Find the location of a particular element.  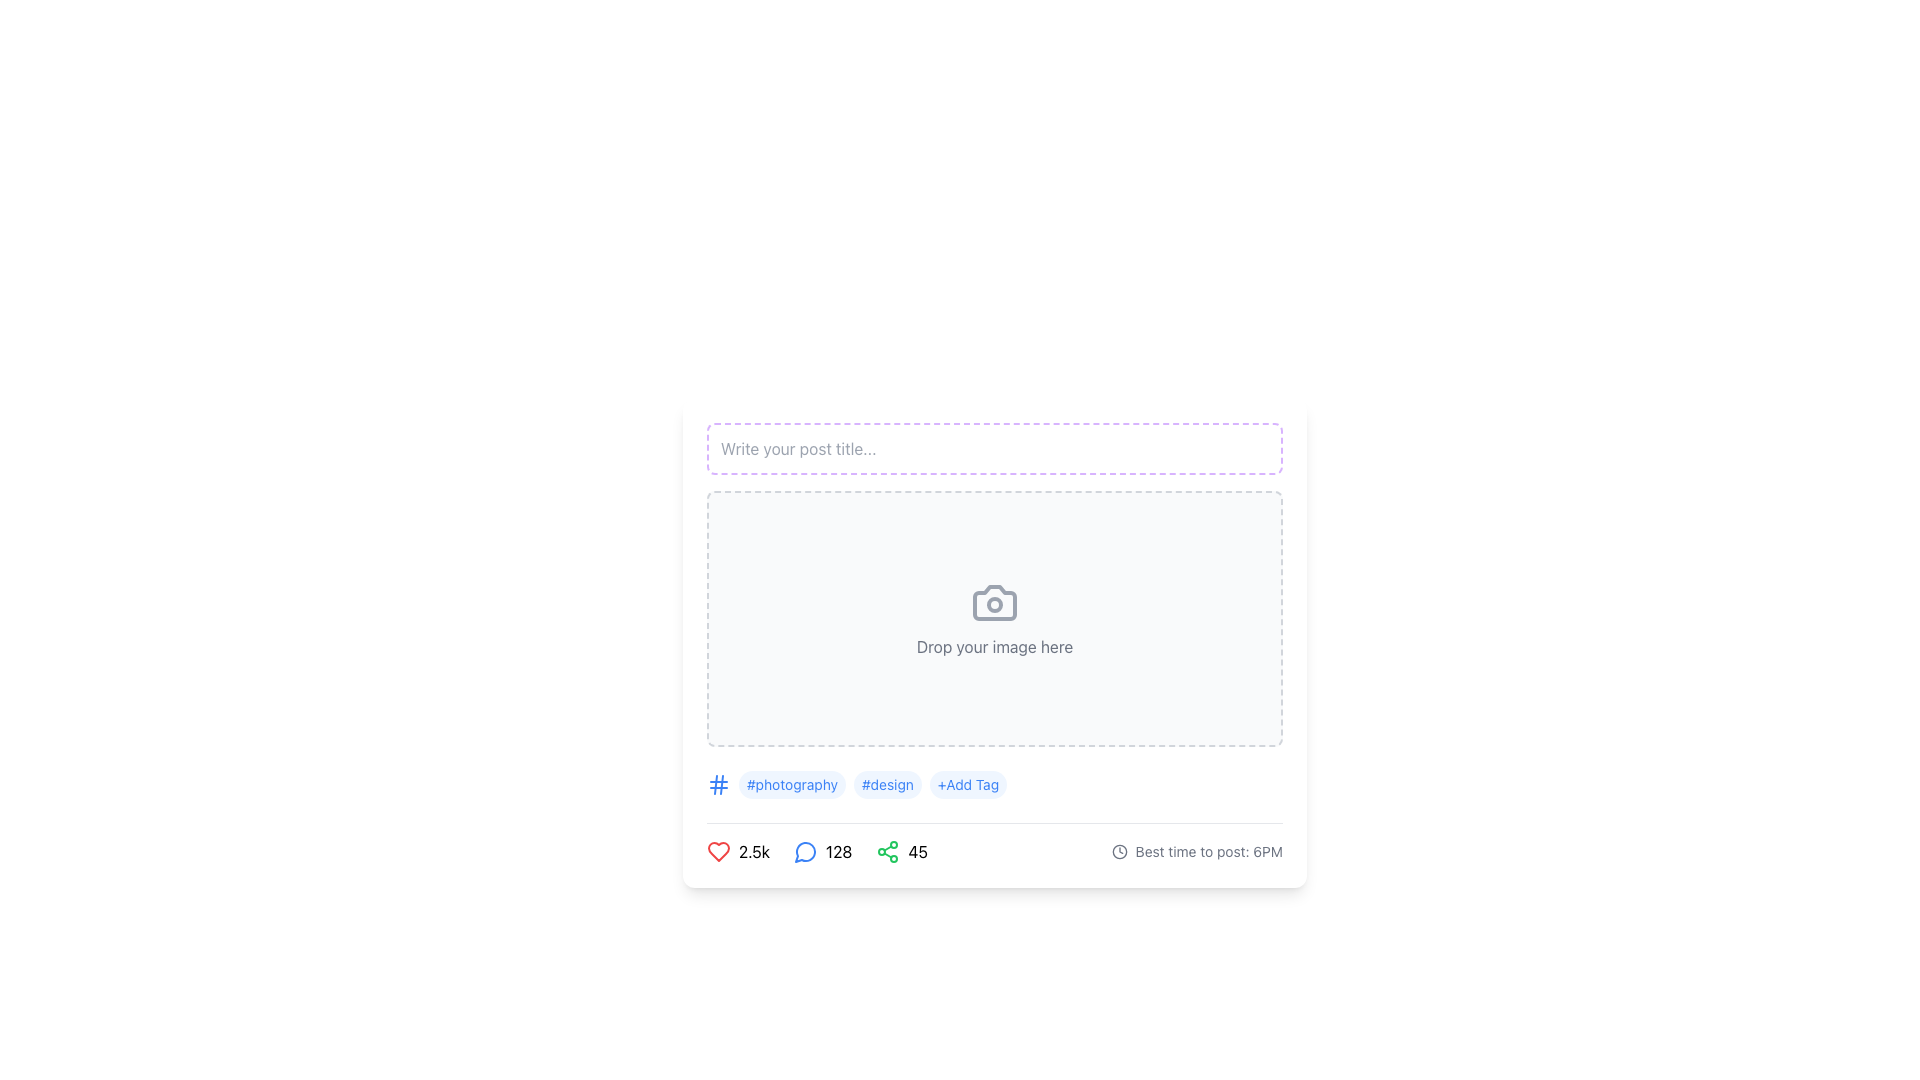

the decorative circle element of the clock icon located in the bottom-right section of the interface is located at coordinates (1118, 852).